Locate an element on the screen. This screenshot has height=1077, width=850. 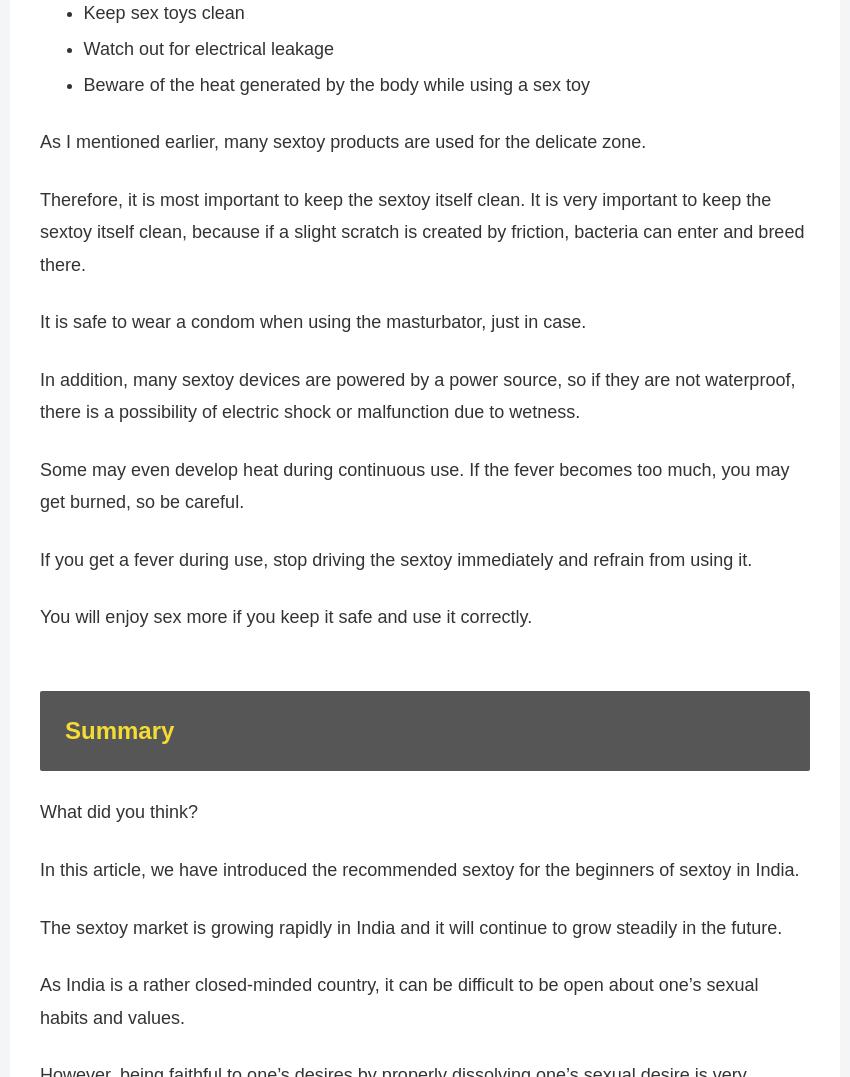
'Summary' is located at coordinates (118, 739).